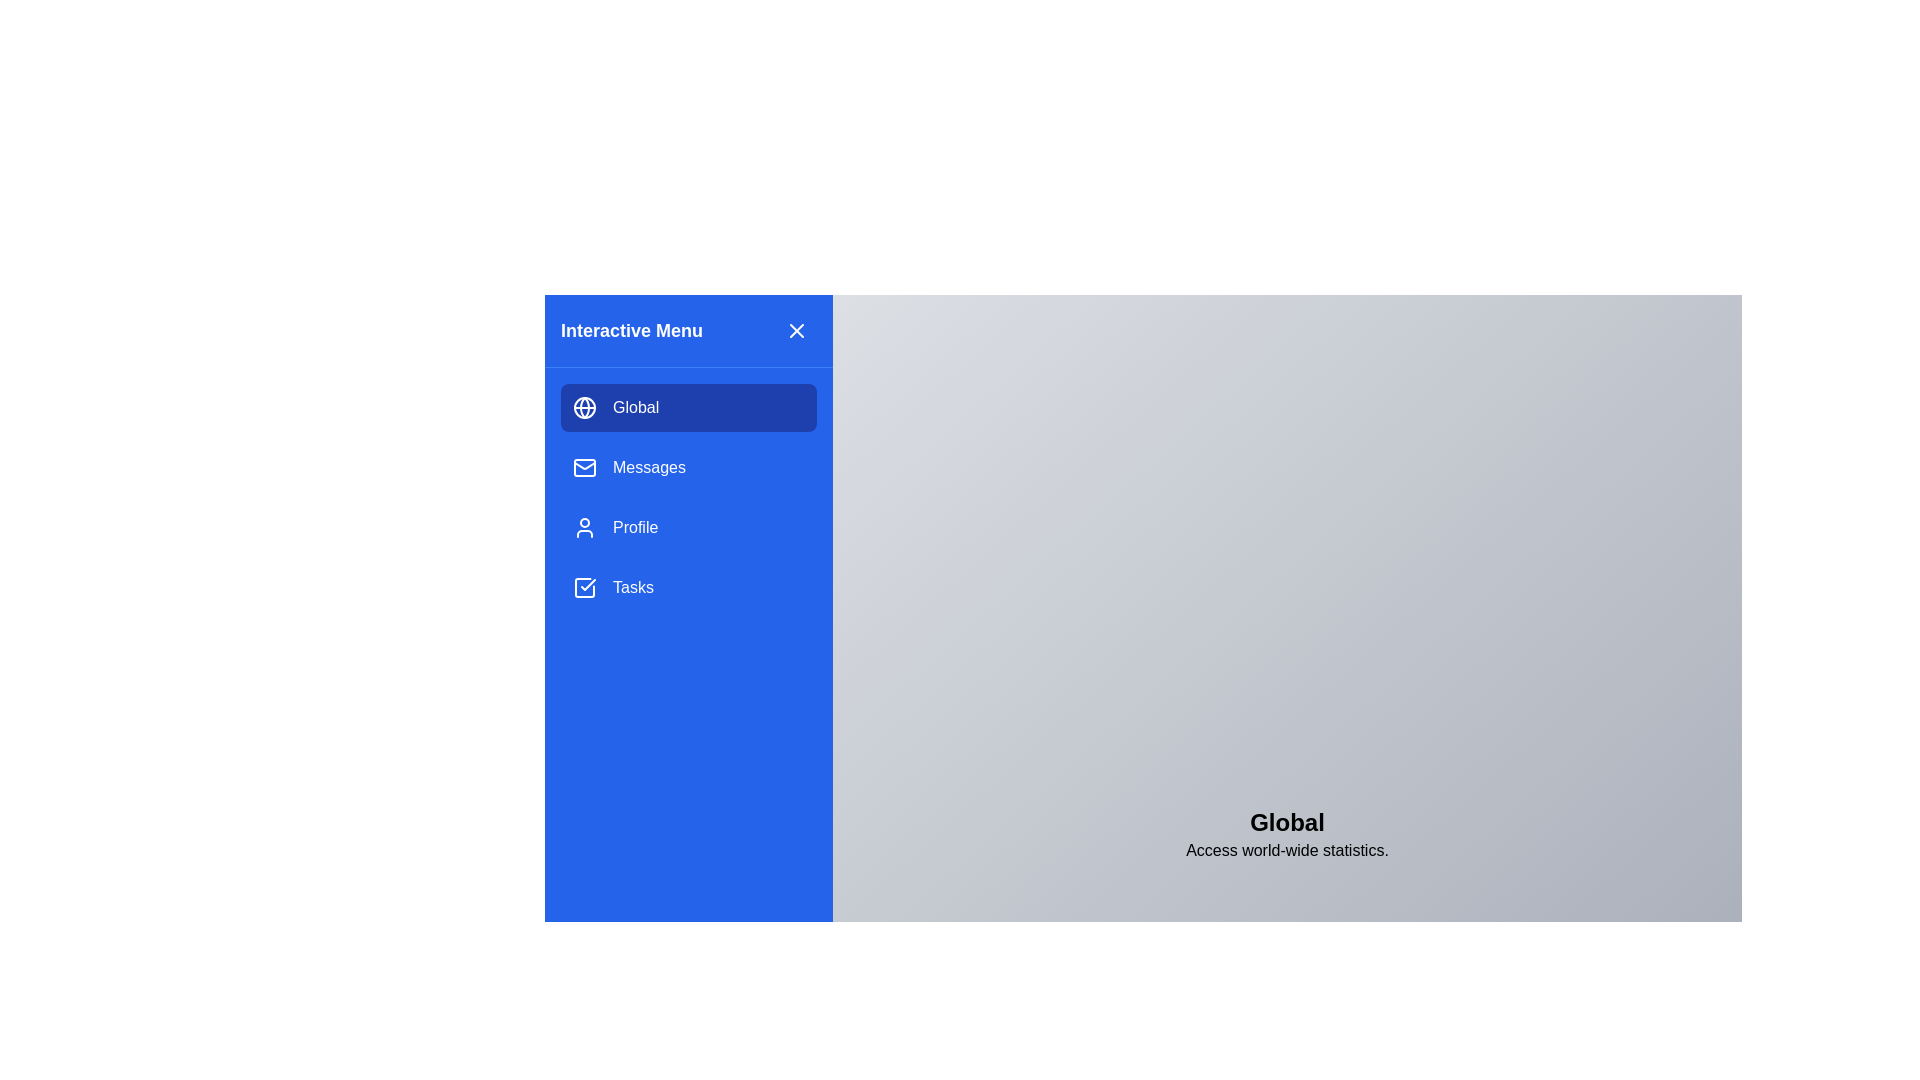  I want to click on the static label located in the top-left corner of the blue sidebar, which serves as a title or heading for the area and is positioned to the left of the close button, so click(631, 330).